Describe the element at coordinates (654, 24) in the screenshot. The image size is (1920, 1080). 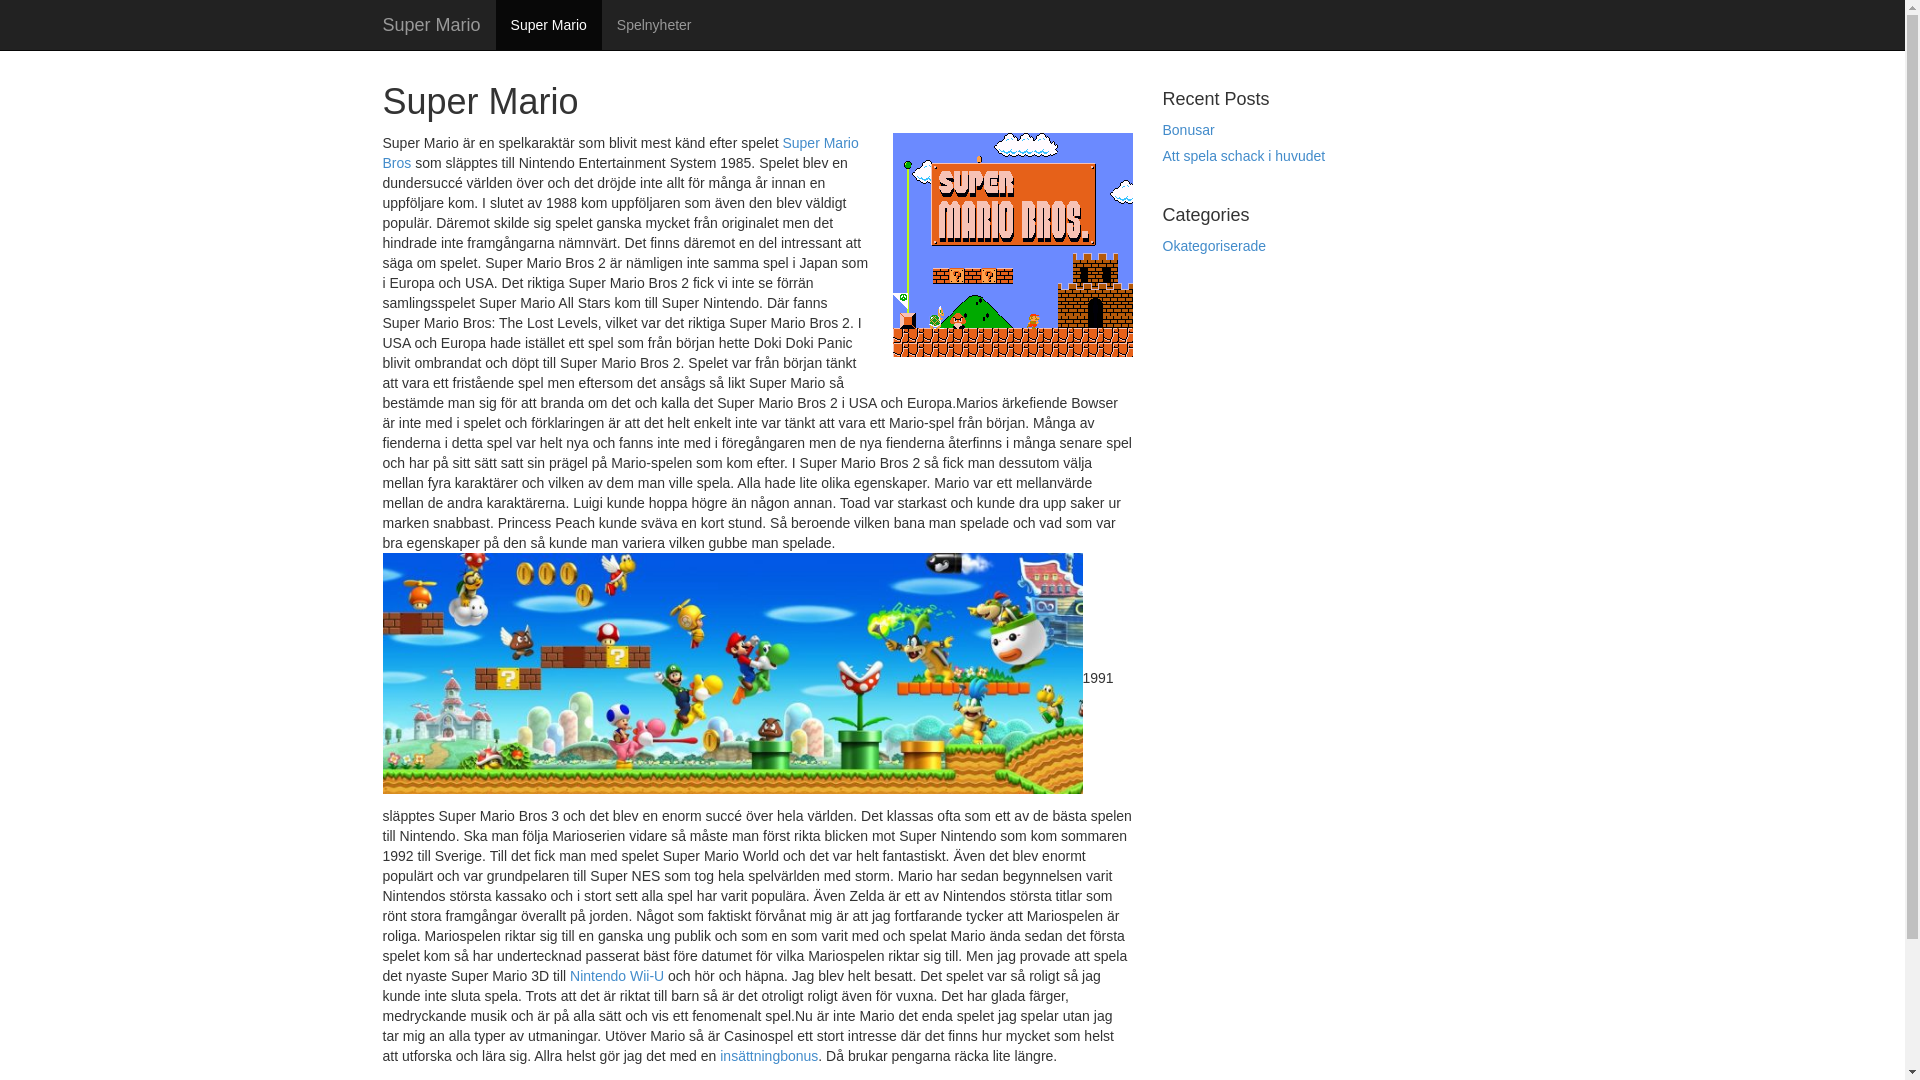
I see `'Spelnyheter'` at that location.